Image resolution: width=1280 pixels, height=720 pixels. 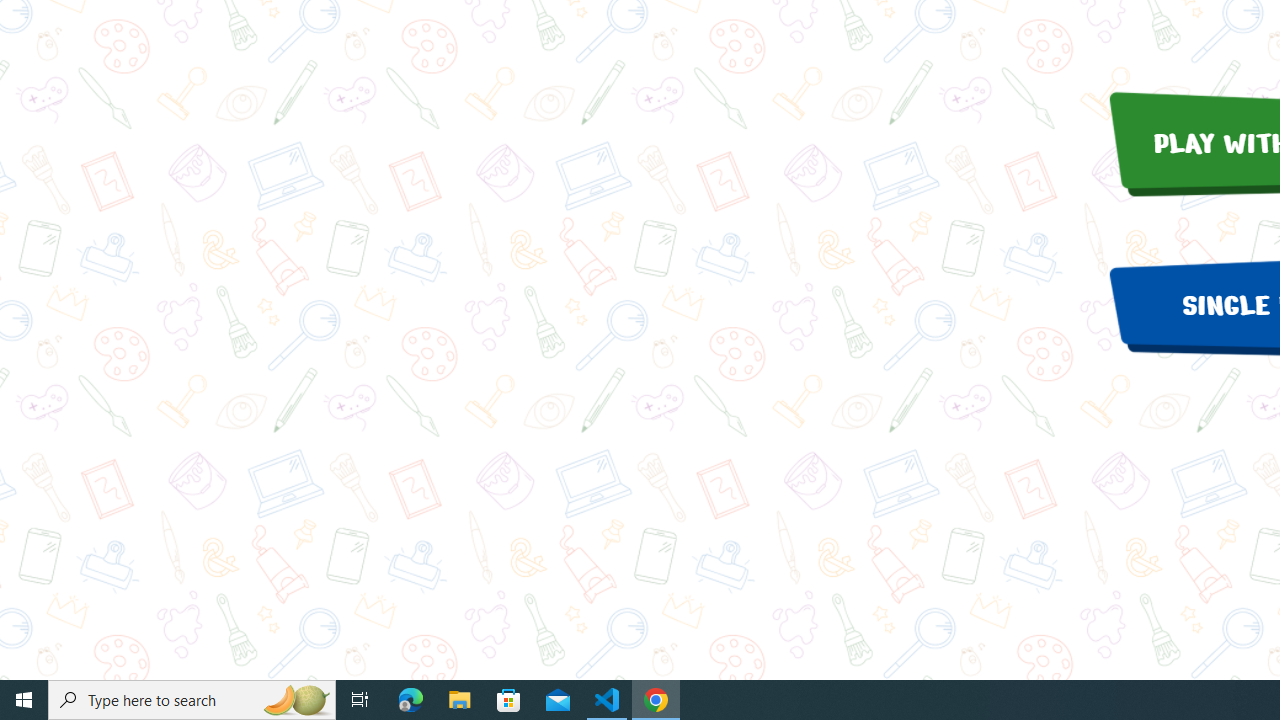 I want to click on 'Start', so click(x=24, y=698).